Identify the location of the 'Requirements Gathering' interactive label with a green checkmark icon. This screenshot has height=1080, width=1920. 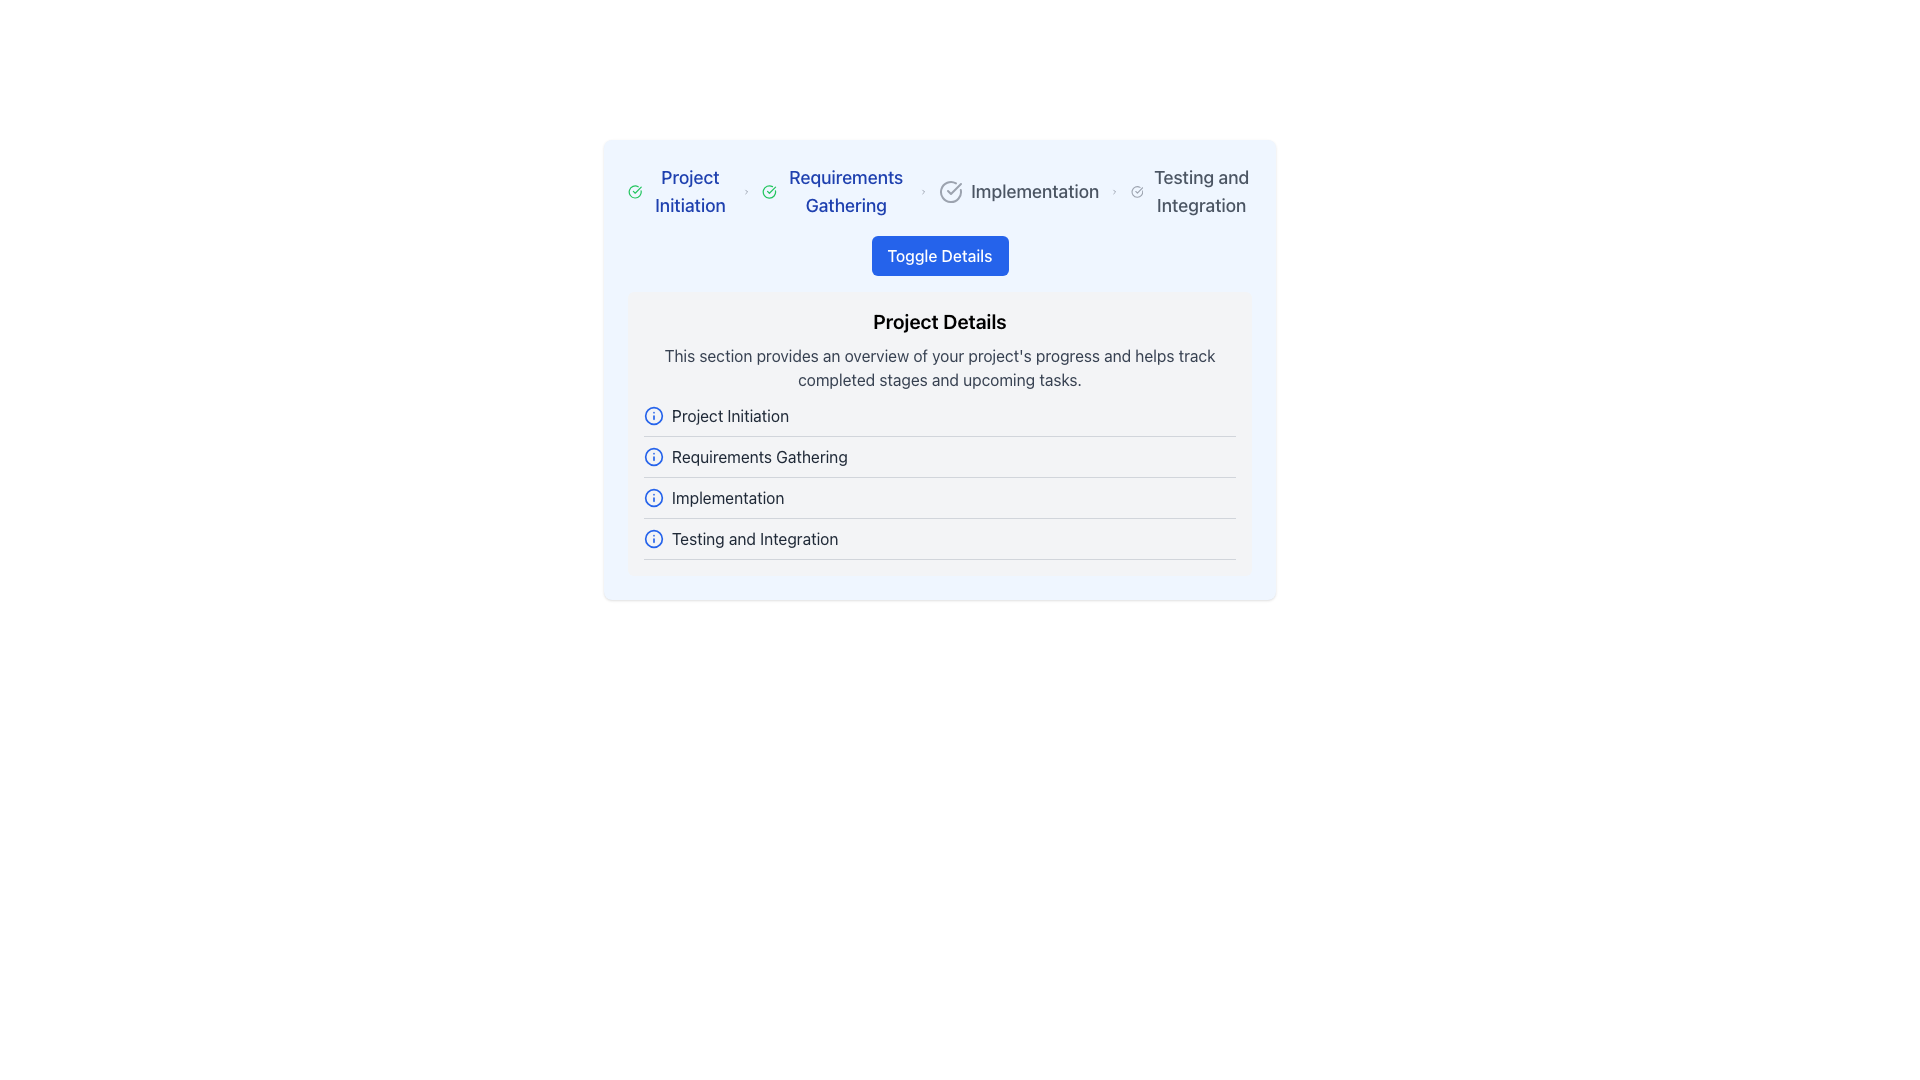
(834, 192).